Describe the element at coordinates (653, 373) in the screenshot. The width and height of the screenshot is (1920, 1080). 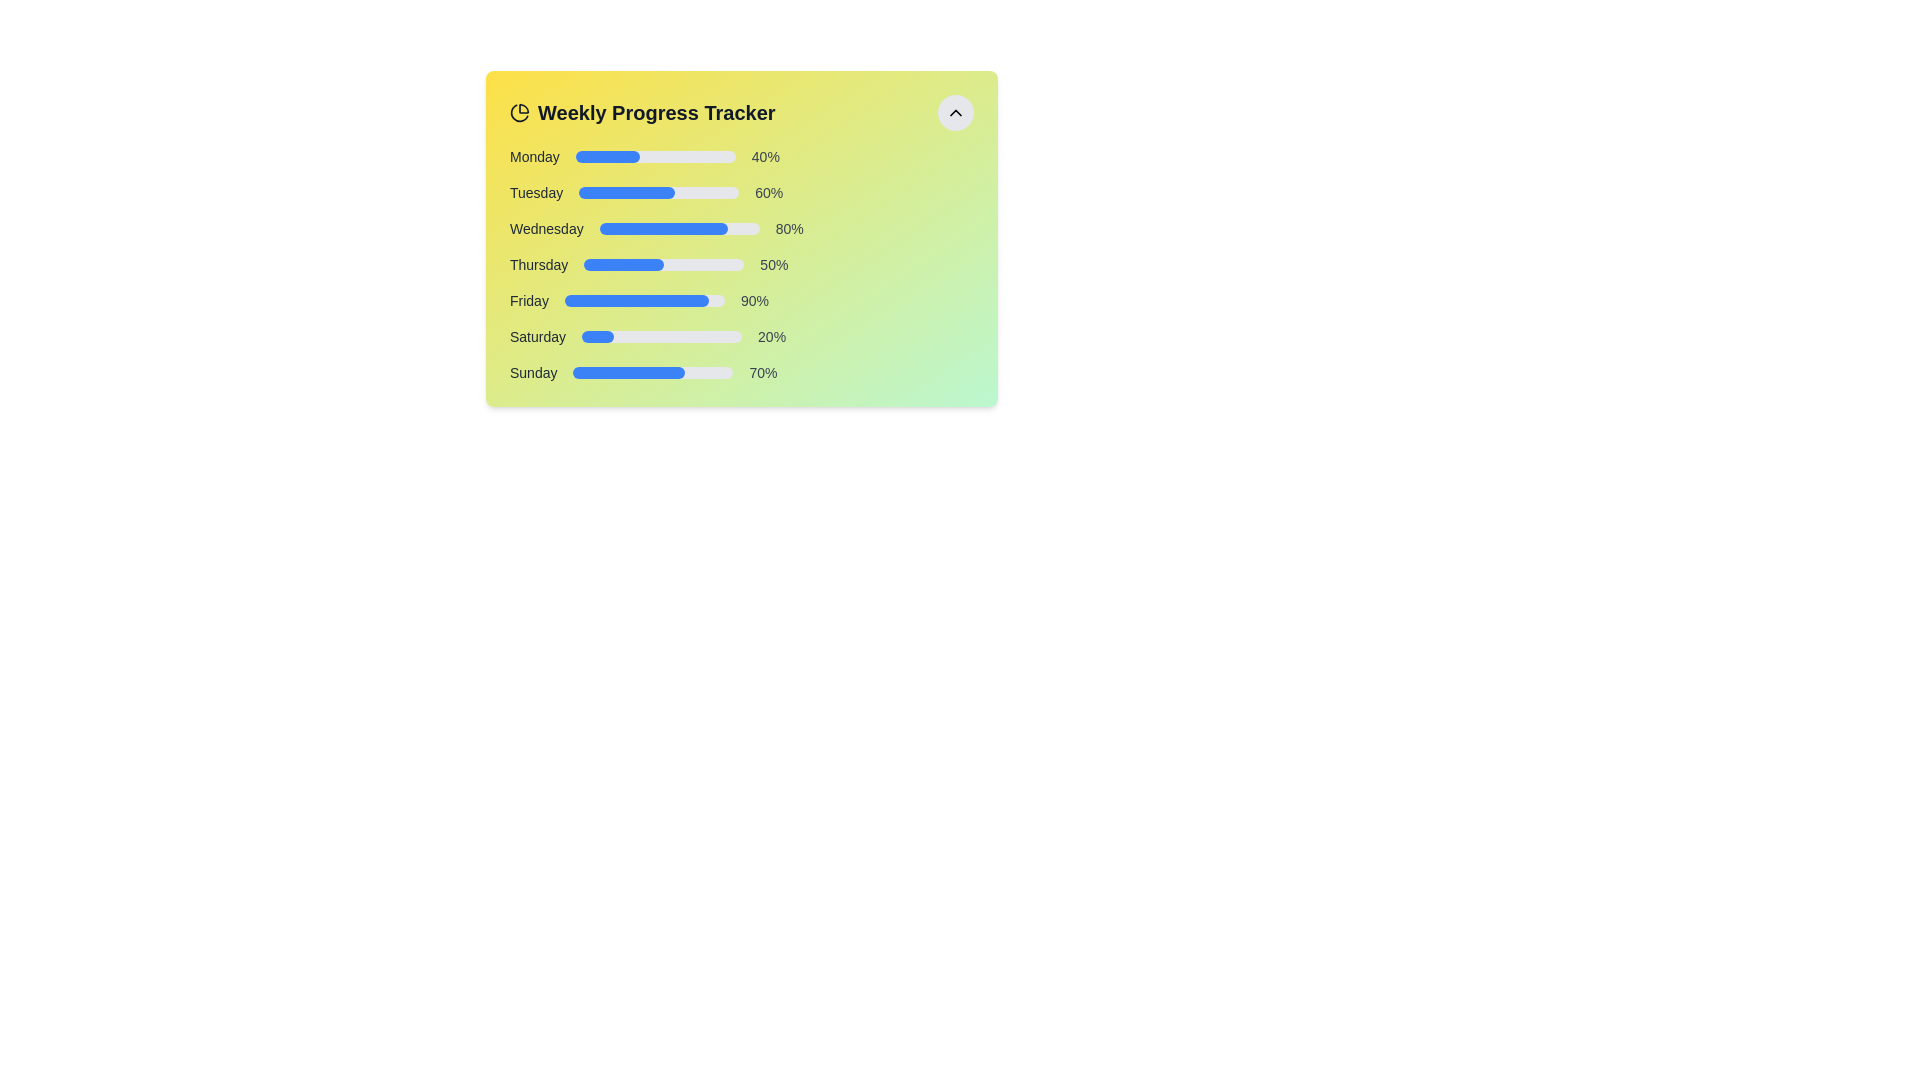
I see `the progress bar representing 70% completion for the activity associated with the label 'Sunday', which is the bottommost in the vertical list of progress bars` at that location.